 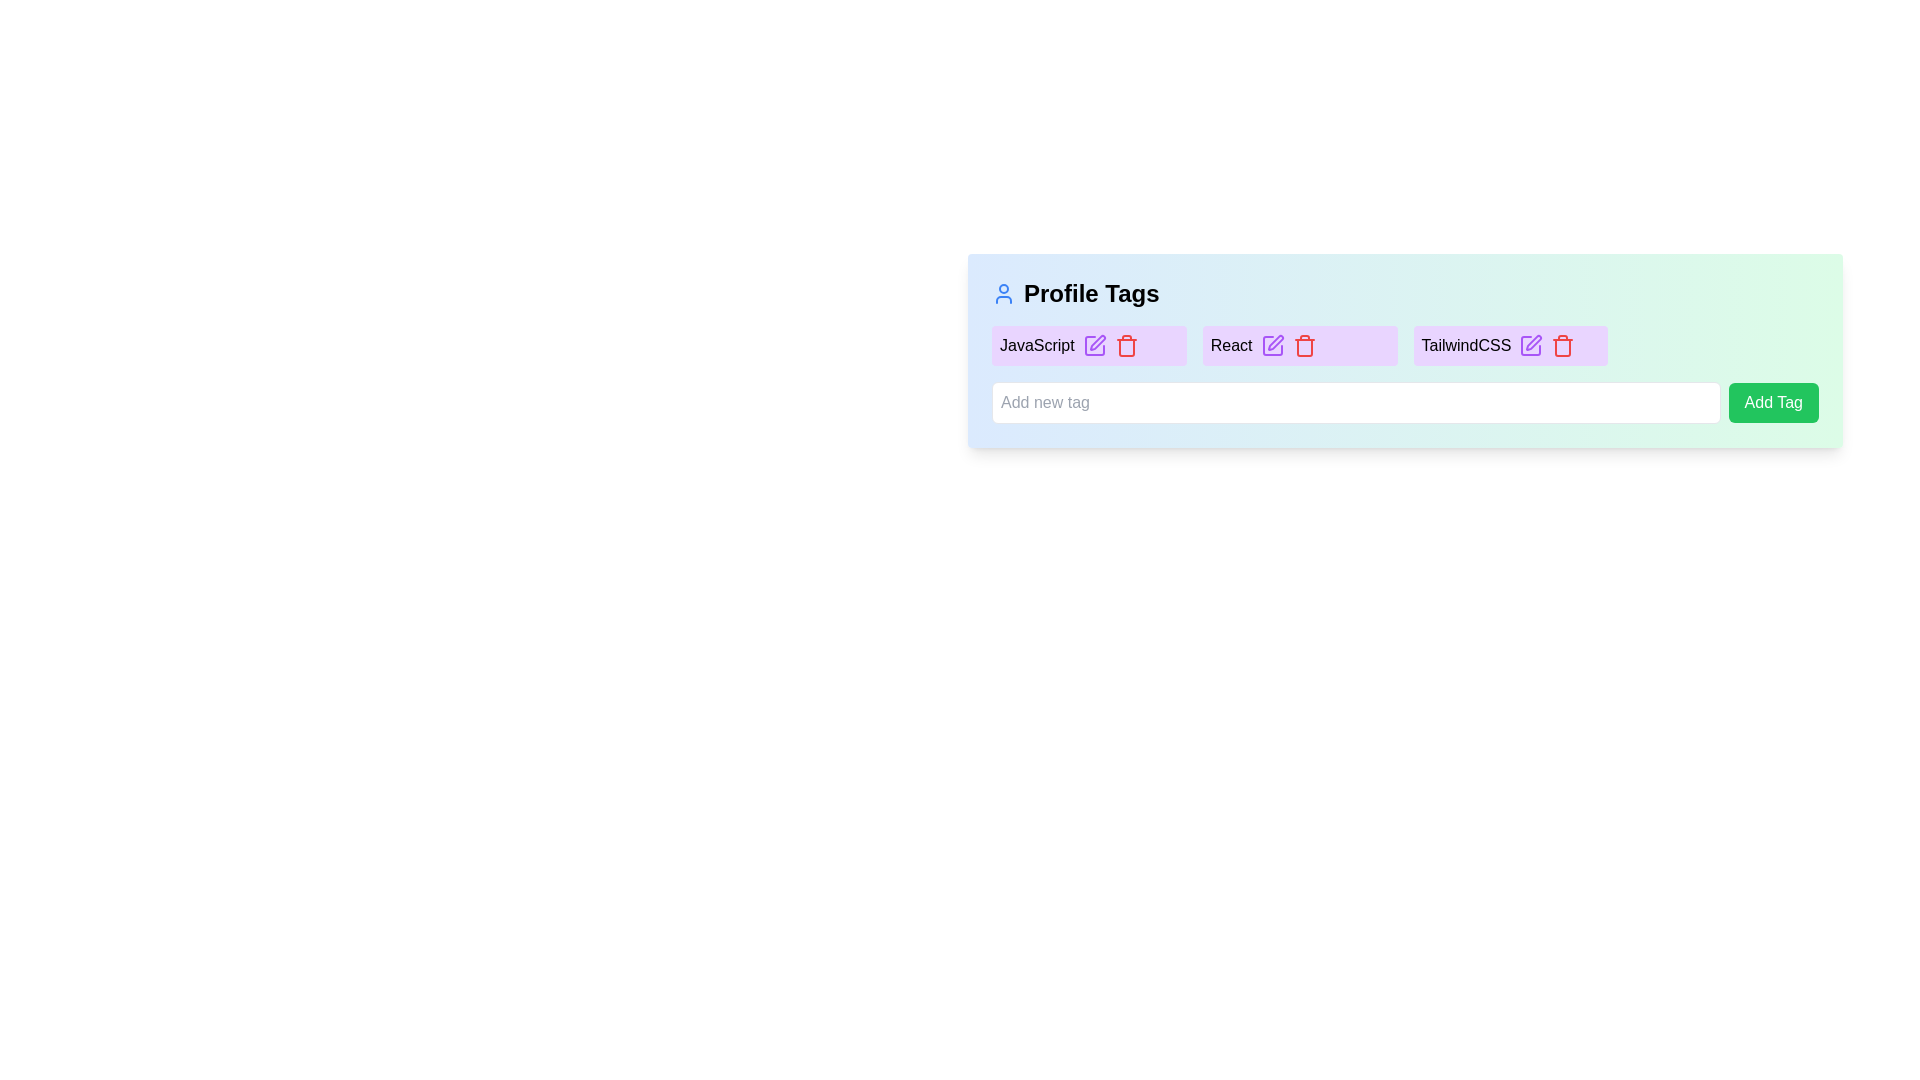 I want to click on the Tag component labeled 'TailwindCSS', so click(x=1510, y=345).